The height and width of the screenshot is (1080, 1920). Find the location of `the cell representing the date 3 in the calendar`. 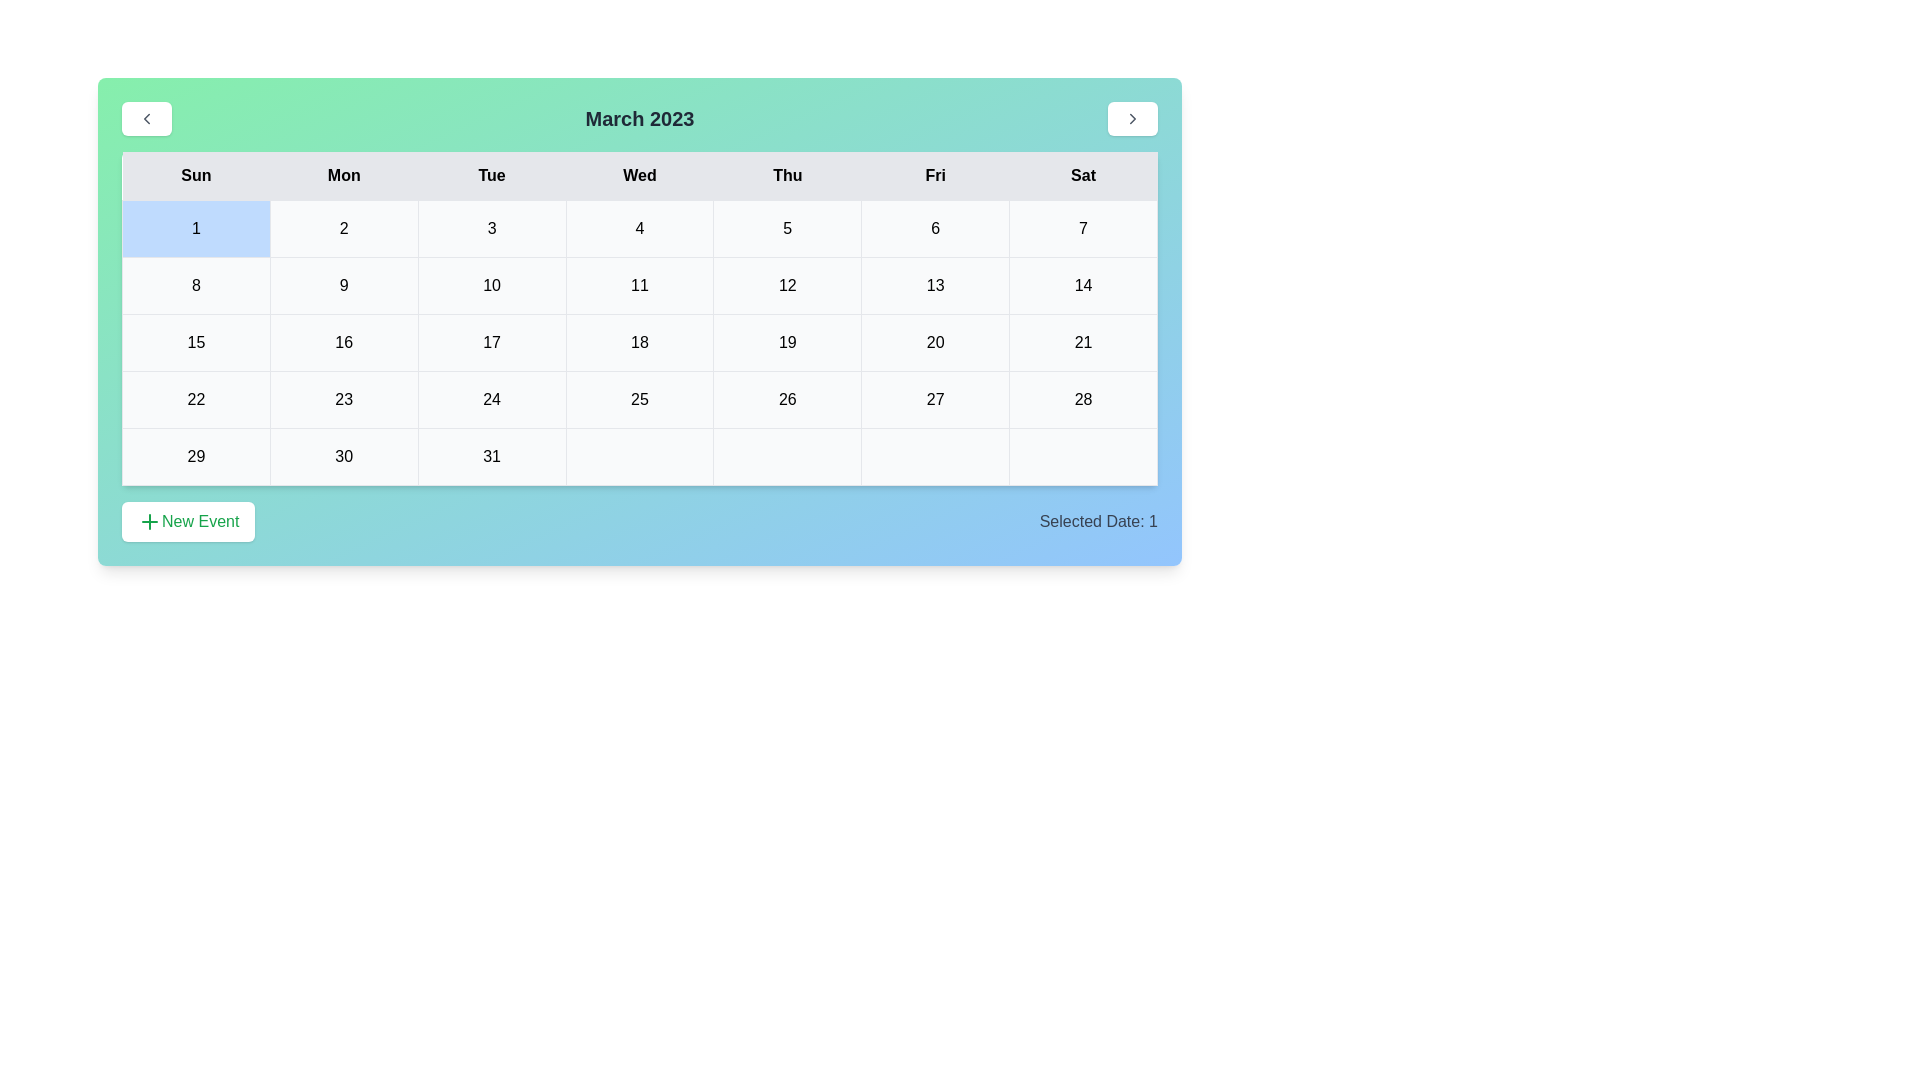

the cell representing the date 3 in the calendar is located at coordinates (491, 227).